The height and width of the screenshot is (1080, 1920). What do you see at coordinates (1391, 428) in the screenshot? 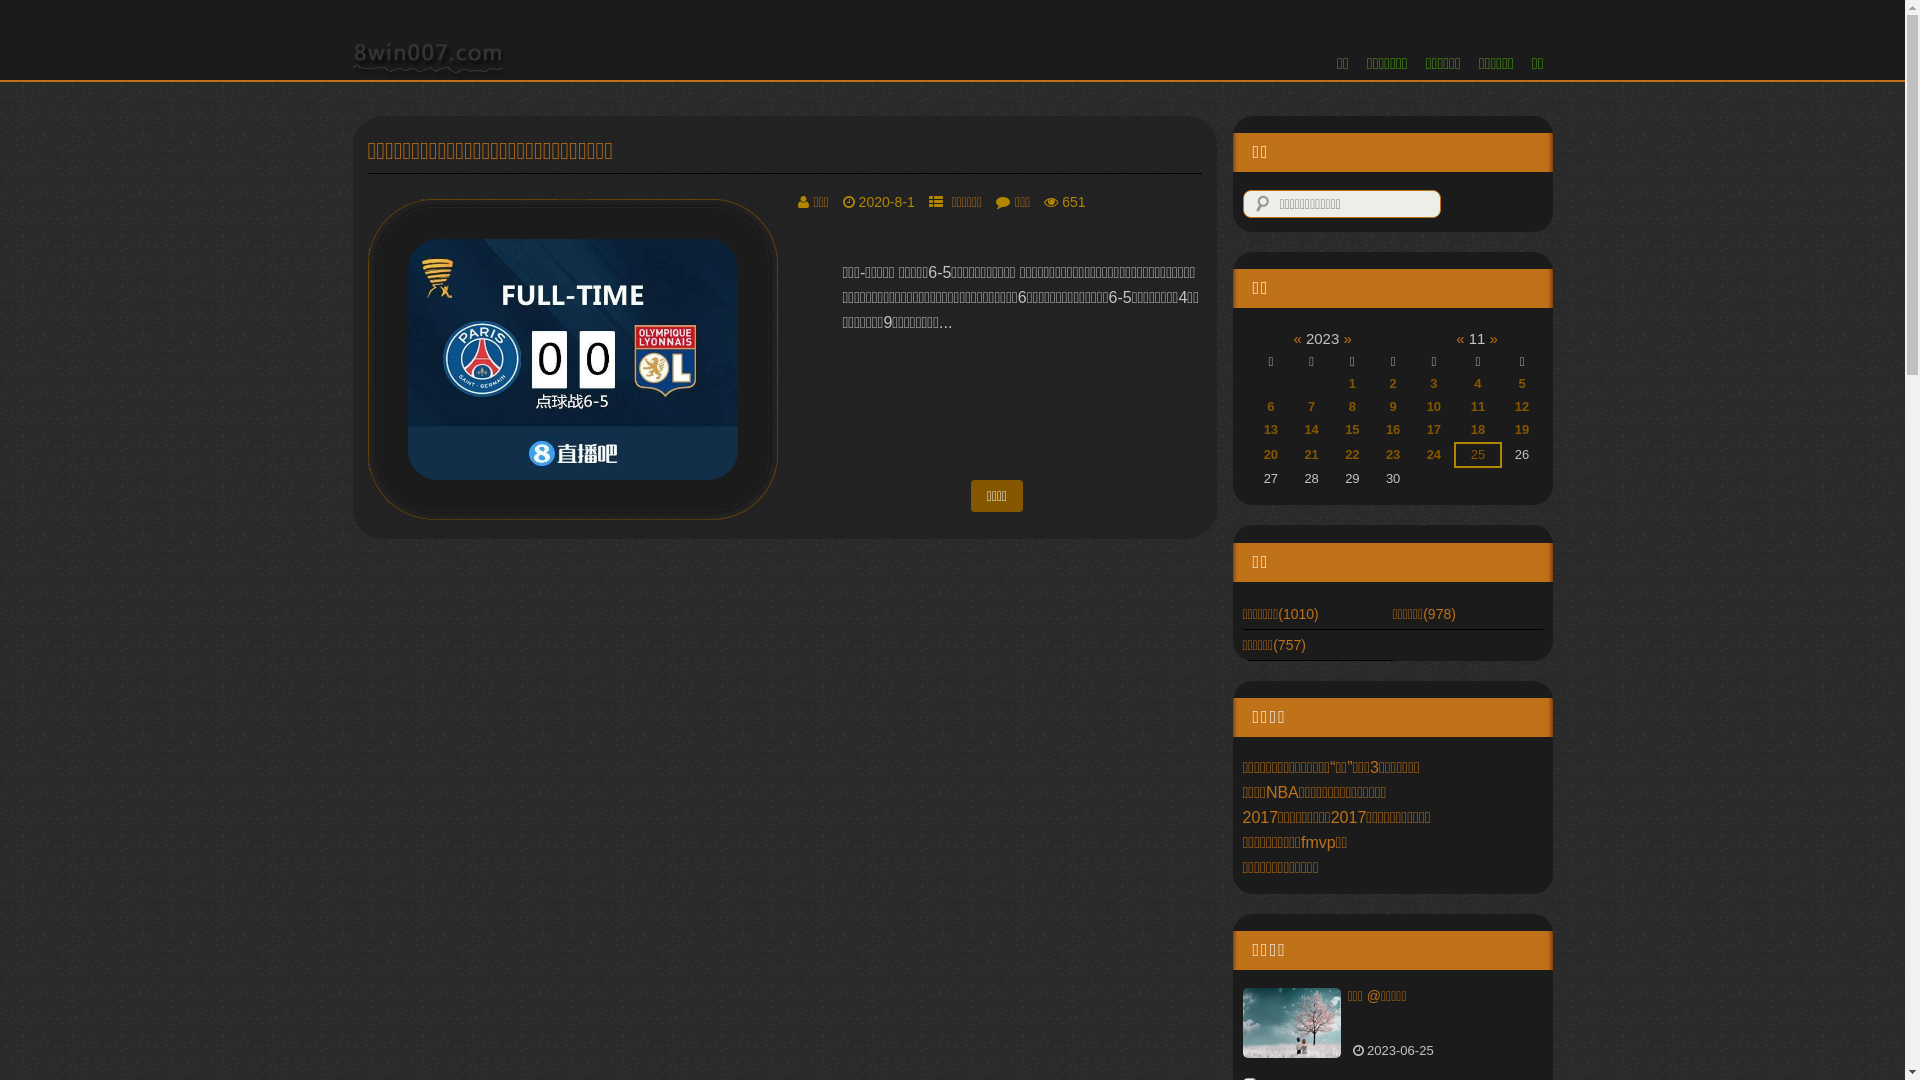
I see `'16'` at bounding box center [1391, 428].